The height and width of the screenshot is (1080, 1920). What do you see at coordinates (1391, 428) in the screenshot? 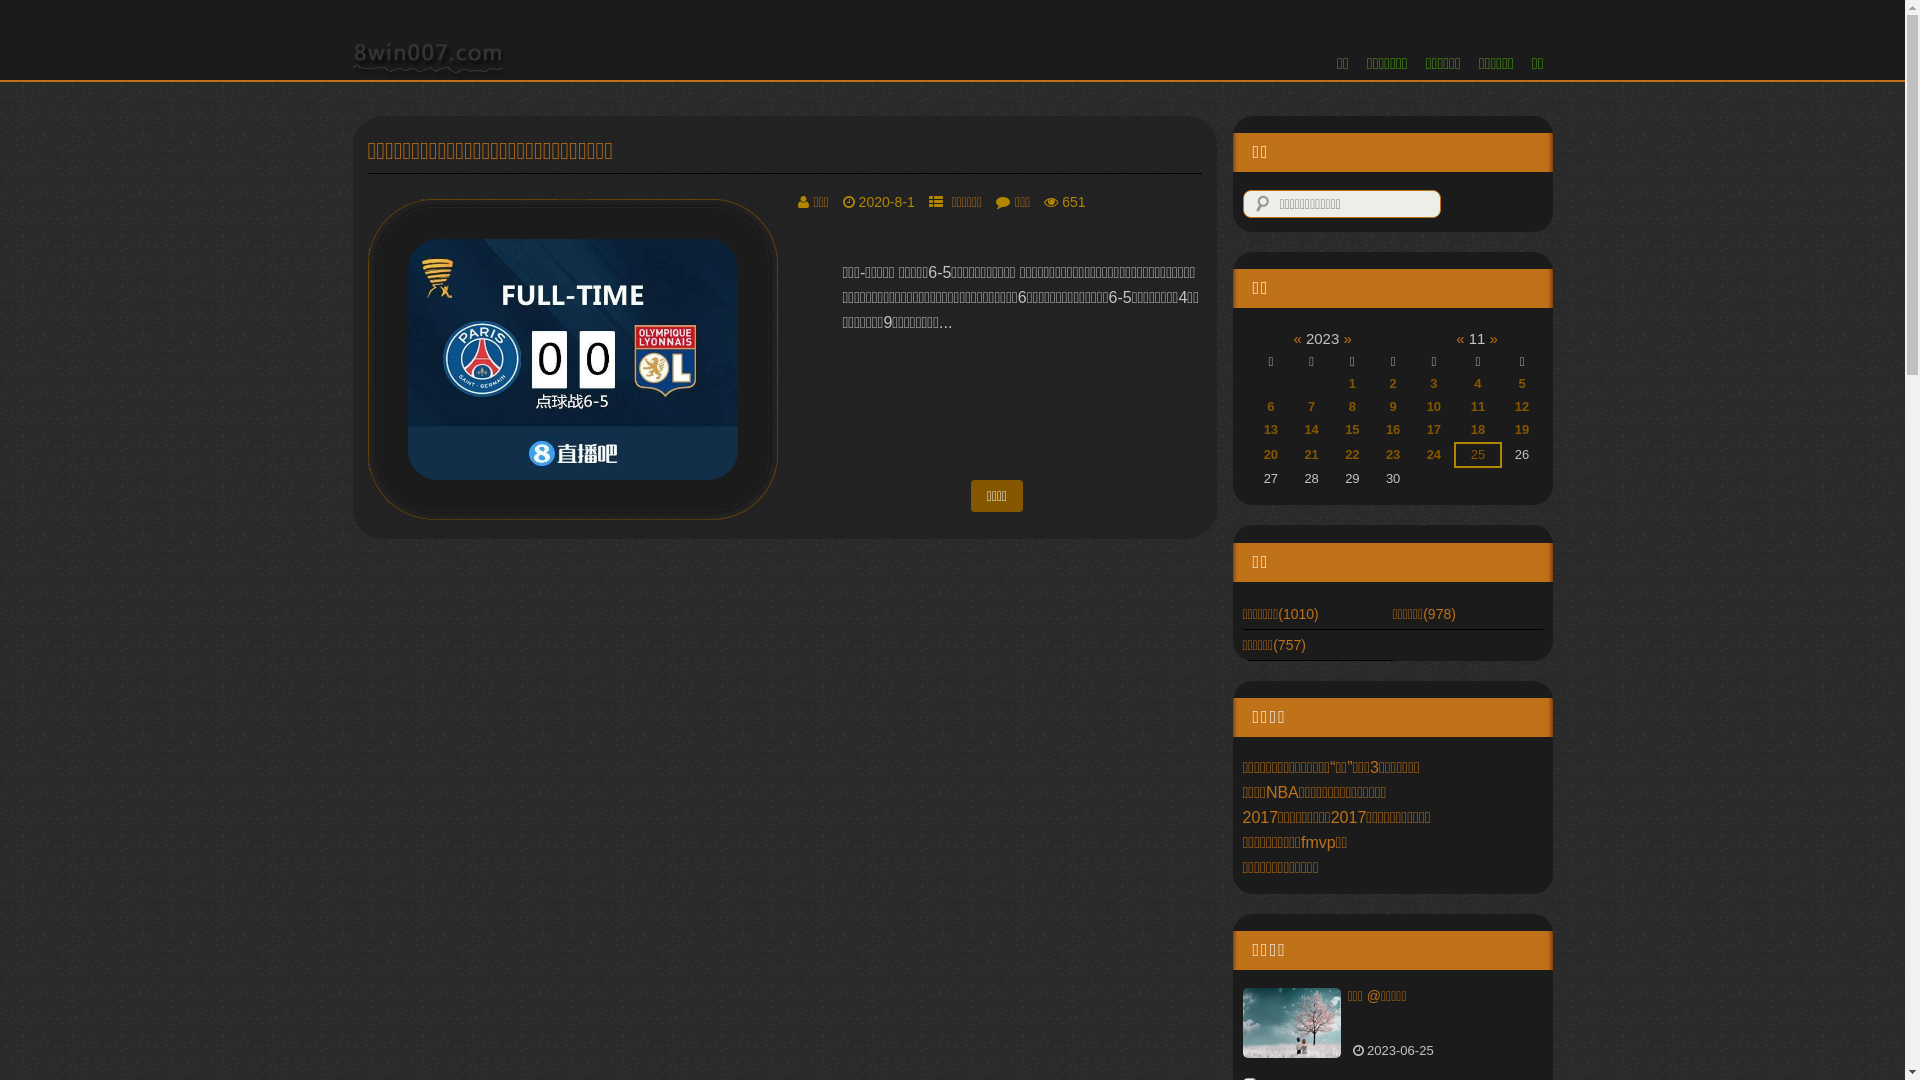
I see `'16'` at bounding box center [1391, 428].